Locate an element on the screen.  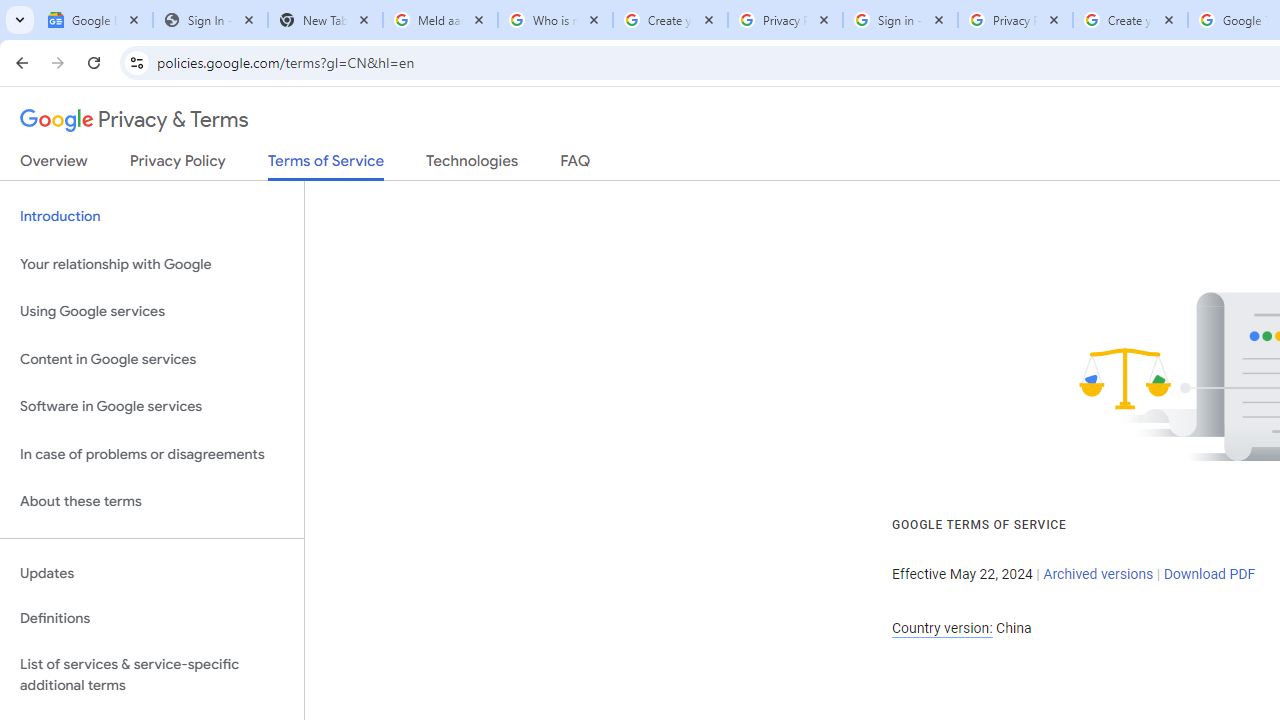
'List of services & service-specific additional terms' is located at coordinates (151, 675).